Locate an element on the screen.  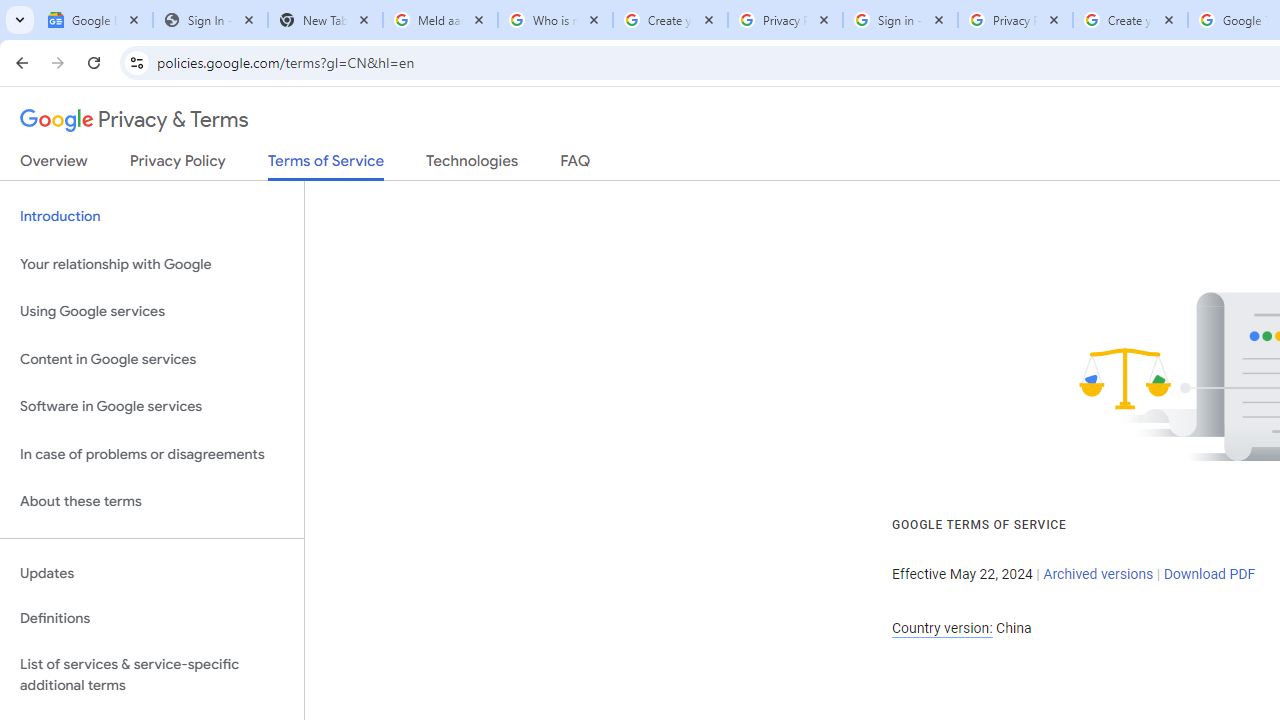
'List of services & service-specific additional terms' is located at coordinates (151, 675).